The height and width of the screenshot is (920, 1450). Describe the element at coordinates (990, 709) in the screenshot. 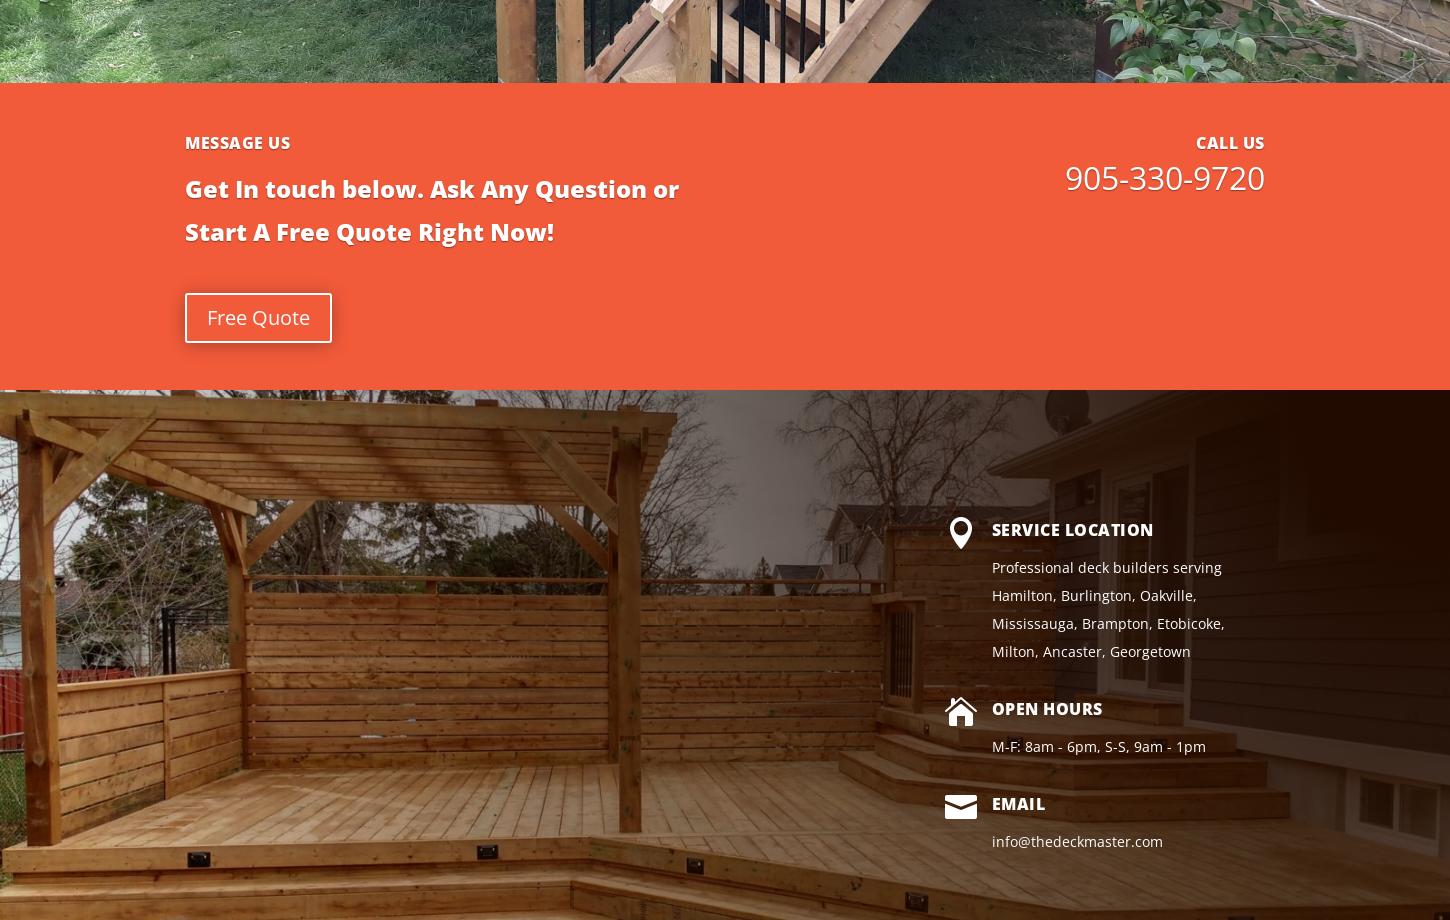

I see `'Open Hours'` at that location.